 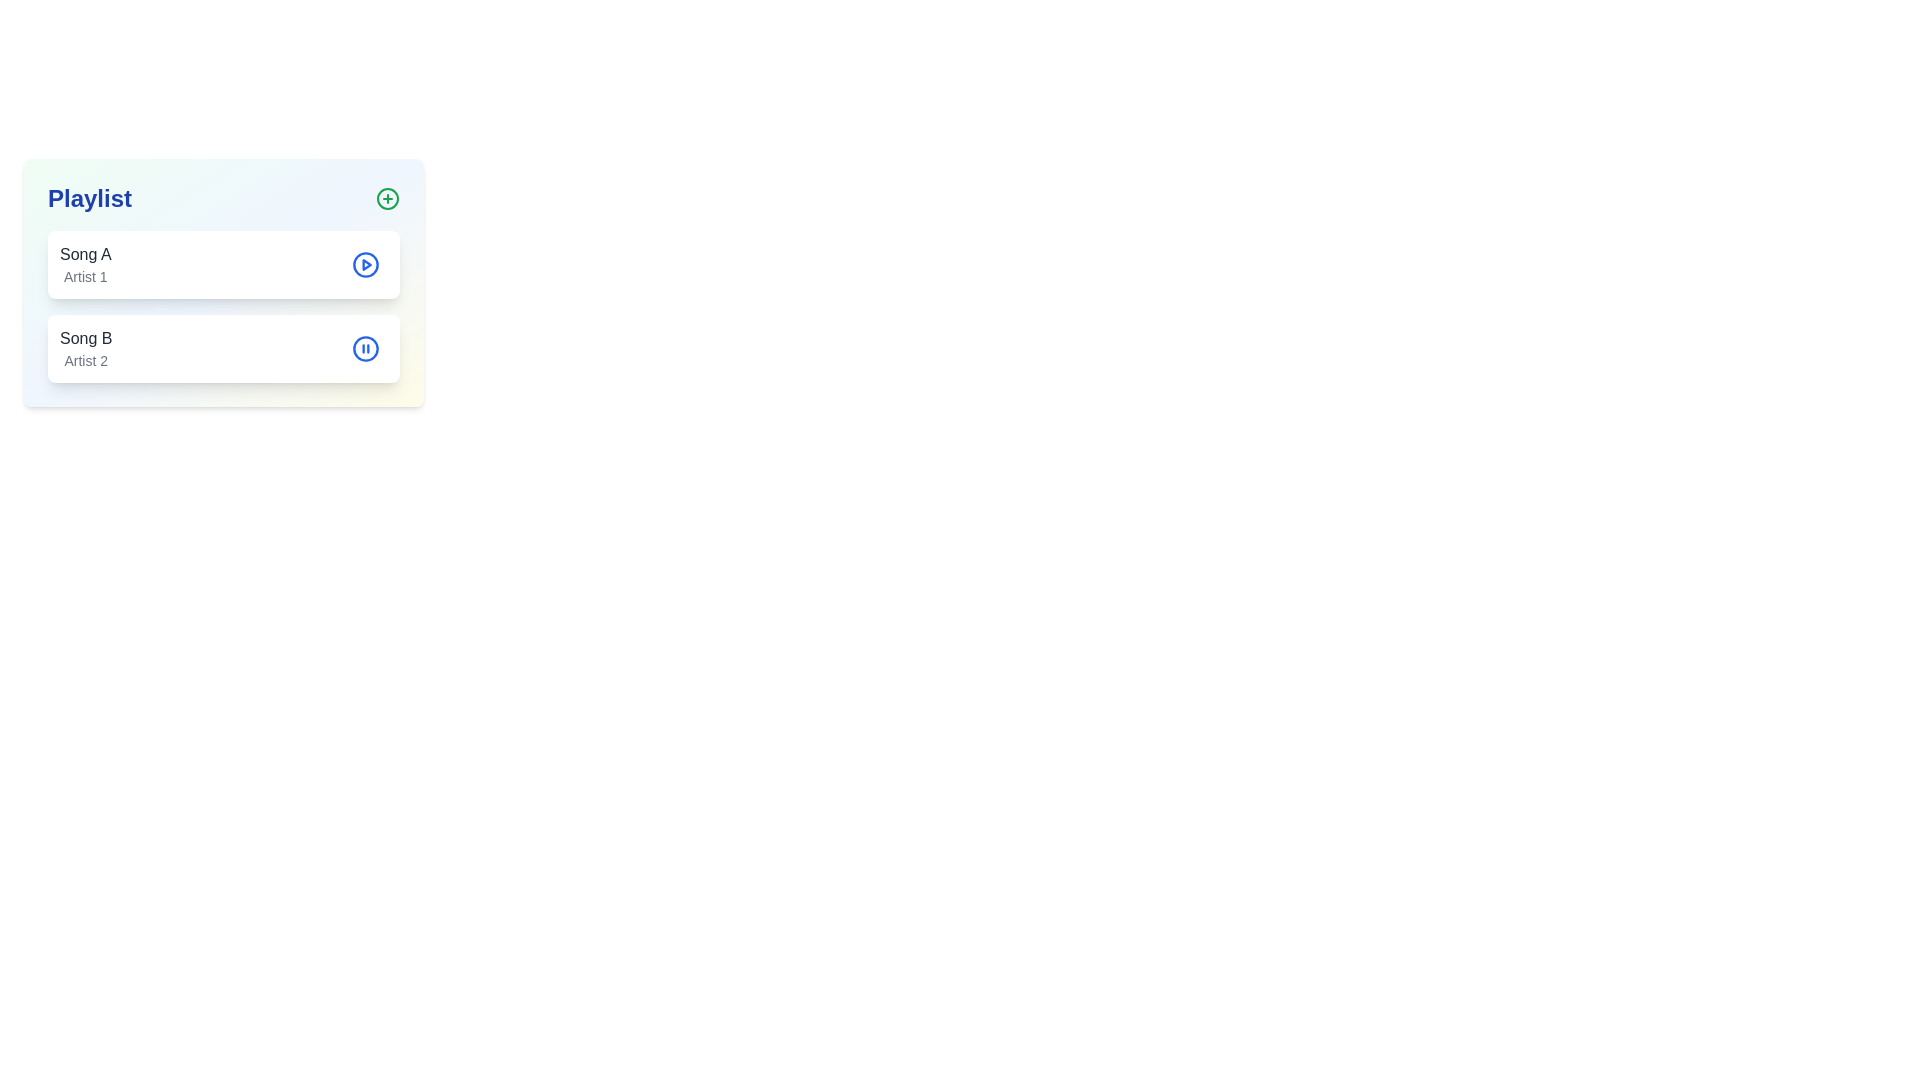 What do you see at coordinates (224, 264) in the screenshot?
I see `the first list item displaying 'Song A' by 'Artist 1'` at bounding box center [224, 264].